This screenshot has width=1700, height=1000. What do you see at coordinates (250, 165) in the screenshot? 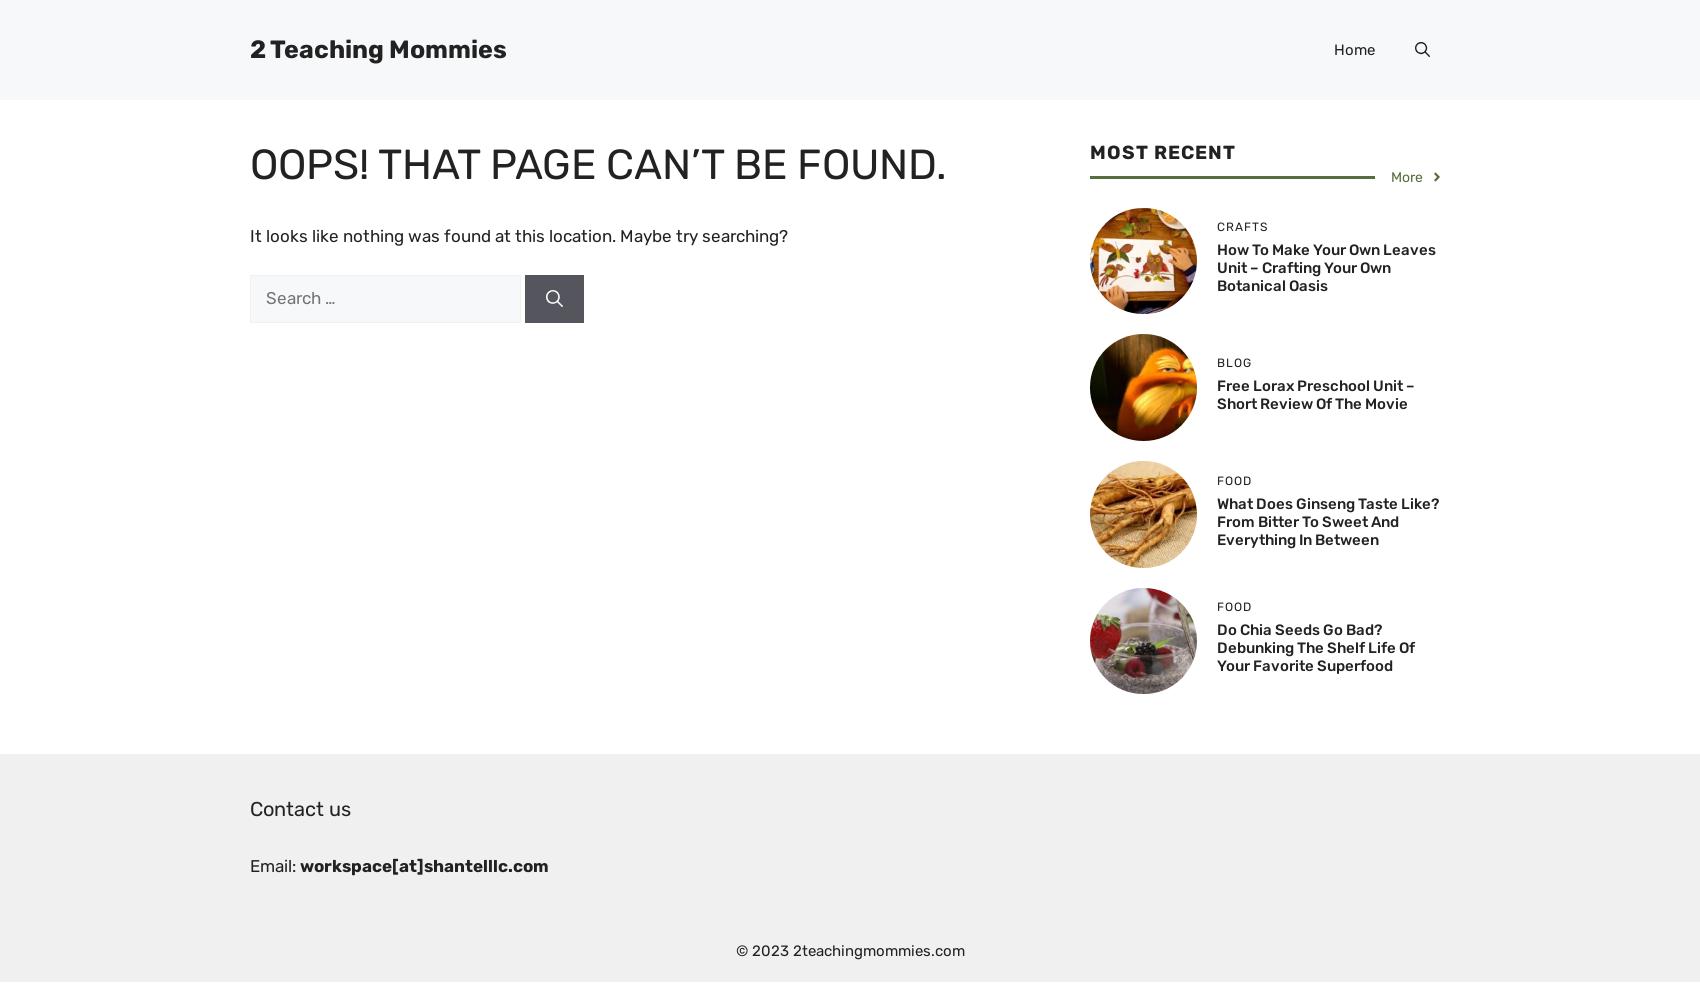
I see `'Oops! That page can’t be found.'` at bounding box center [250, 165].